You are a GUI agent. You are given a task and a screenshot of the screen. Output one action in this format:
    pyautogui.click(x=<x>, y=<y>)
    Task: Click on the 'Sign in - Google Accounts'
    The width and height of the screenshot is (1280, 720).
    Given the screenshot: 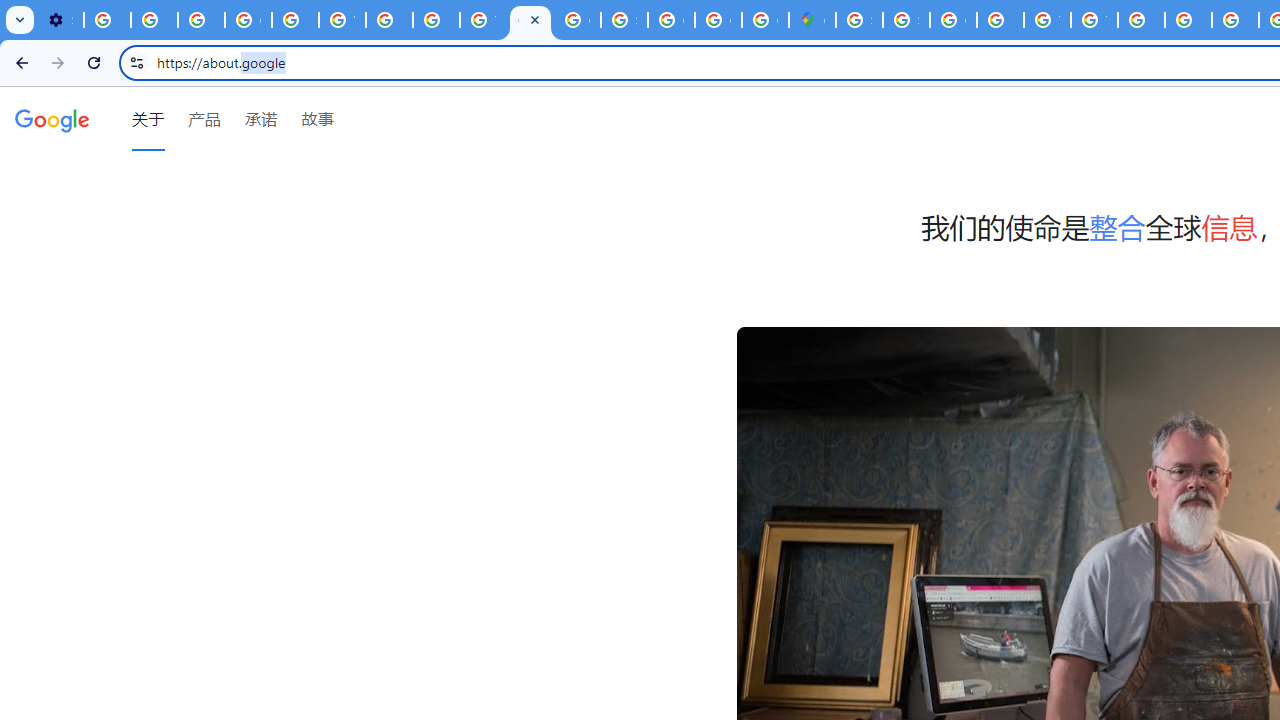 What is the action you would take?
    pyautogui.click(x=905, y=20)
    